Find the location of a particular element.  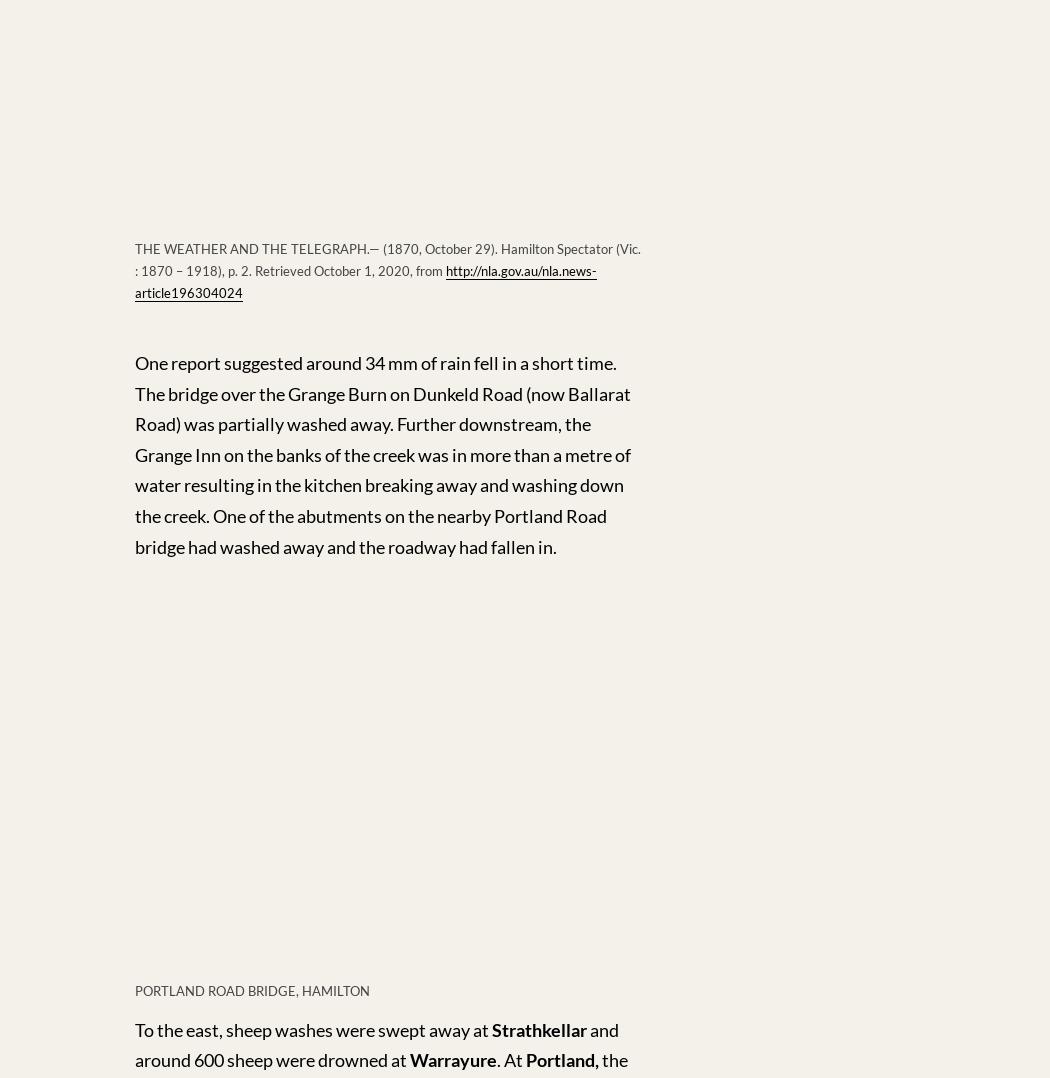

'PORTLAND ROAD BRIDGE, HAMILTON' is located at coordinates (252, 990).